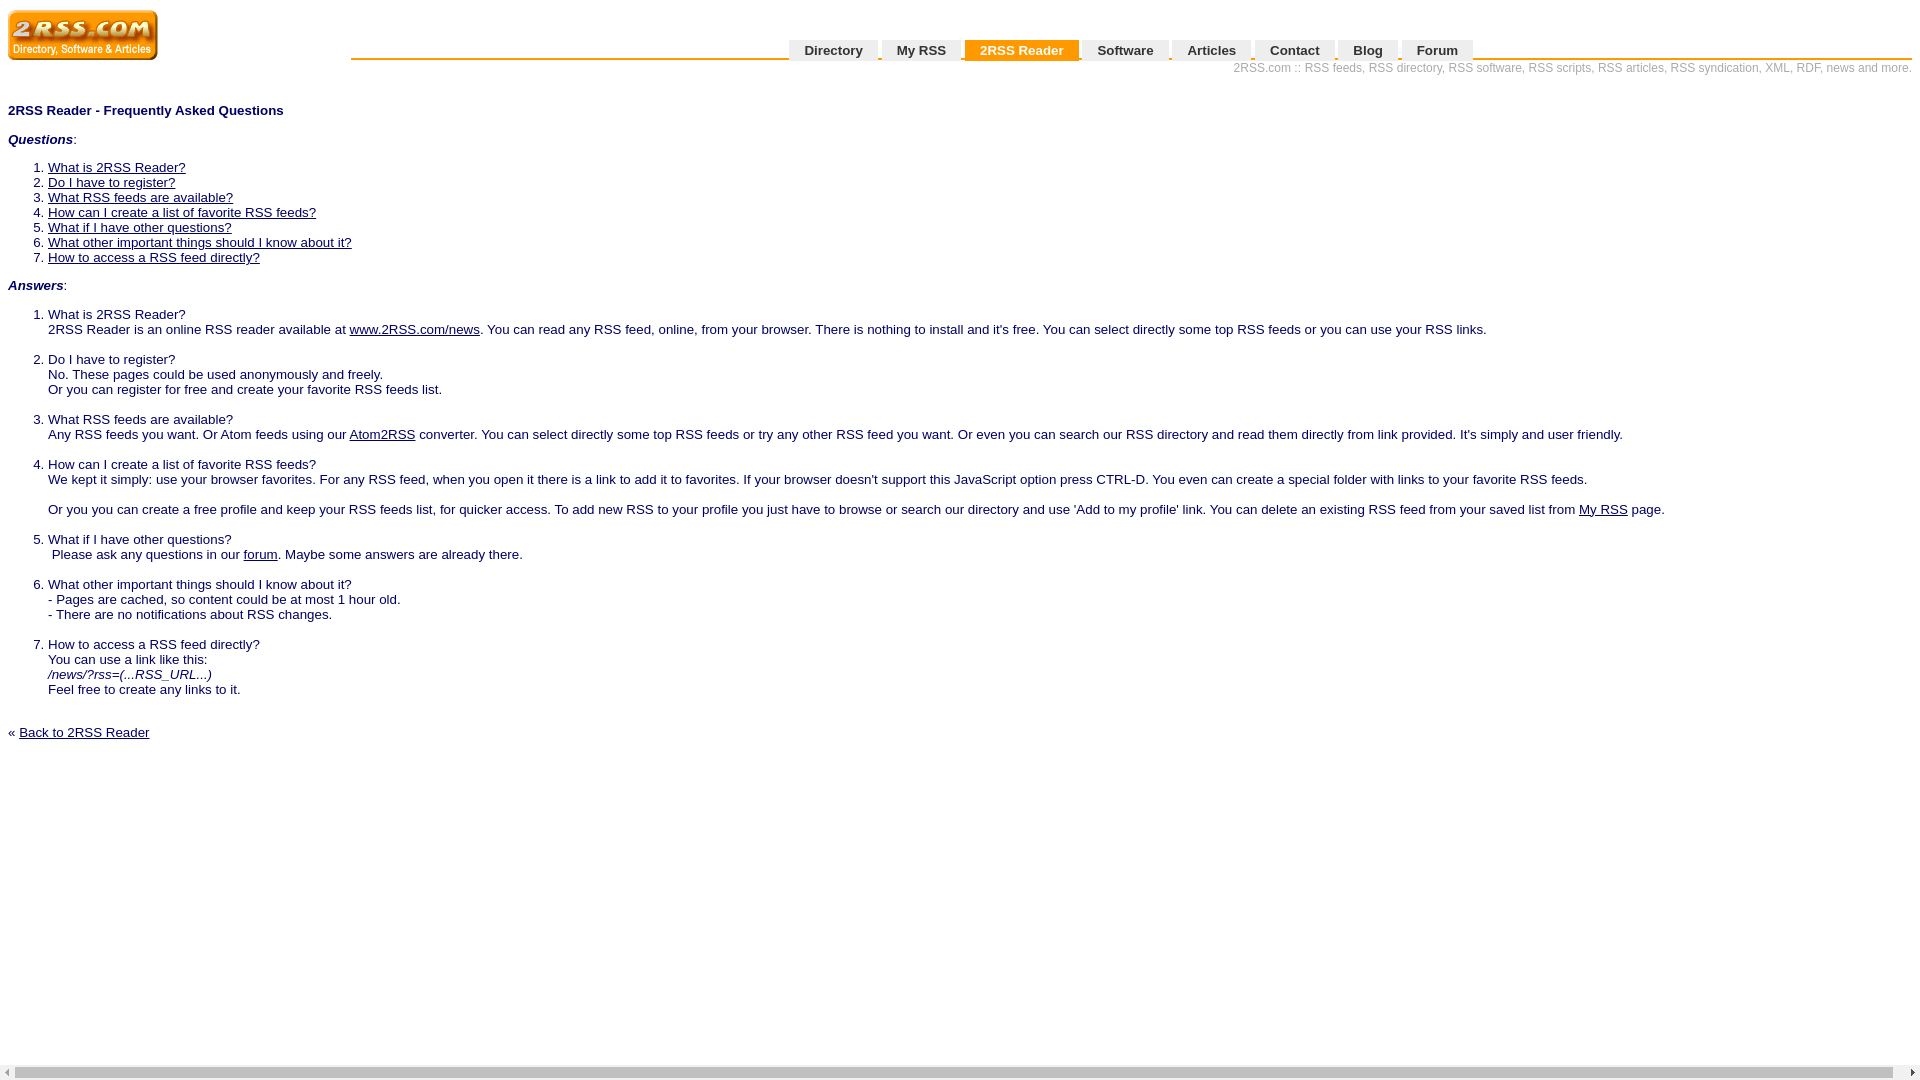 This screenshot has width=1920, height=1080. What do you see at coordinates (152, 256) in the screenshot?
I see `'How to access a RSS feed directly?'` at bounding box center [152, 256].